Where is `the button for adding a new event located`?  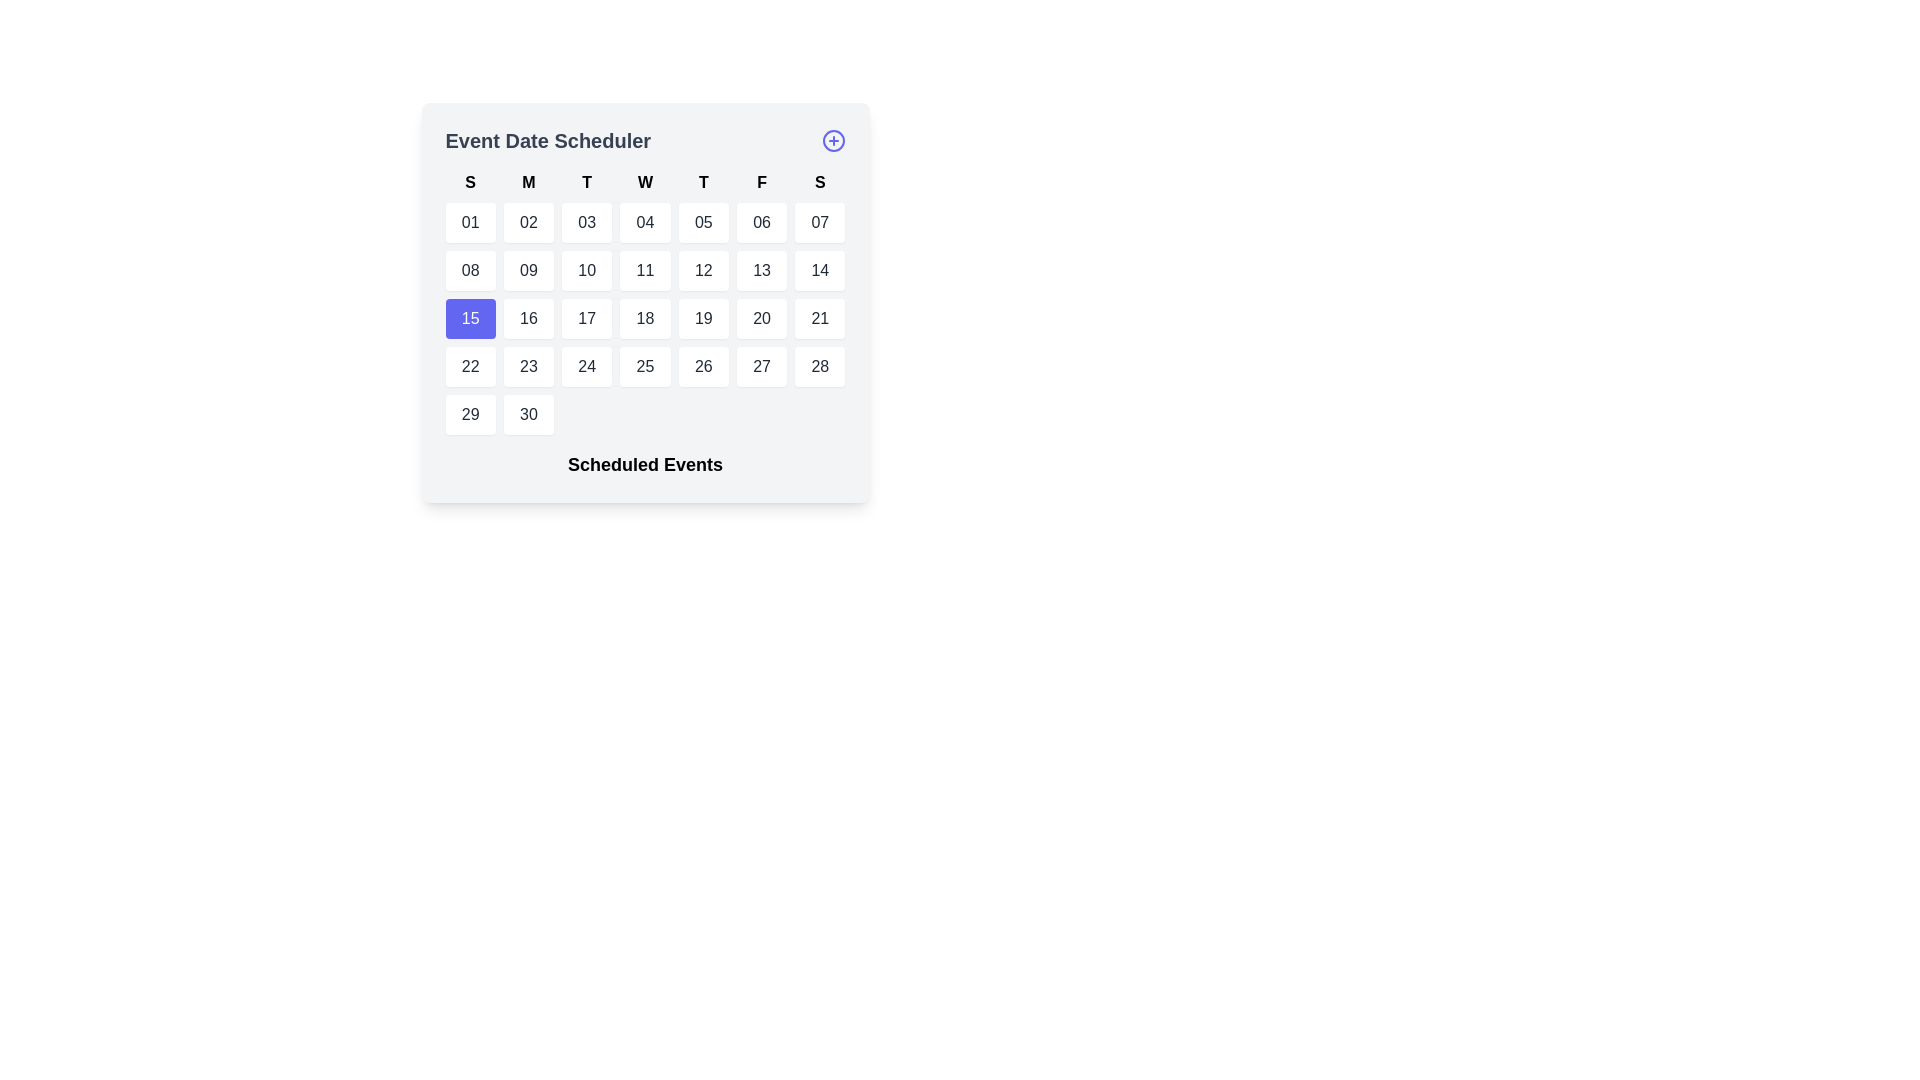
the button for adding a new event located is located at coordinates (833, 140).